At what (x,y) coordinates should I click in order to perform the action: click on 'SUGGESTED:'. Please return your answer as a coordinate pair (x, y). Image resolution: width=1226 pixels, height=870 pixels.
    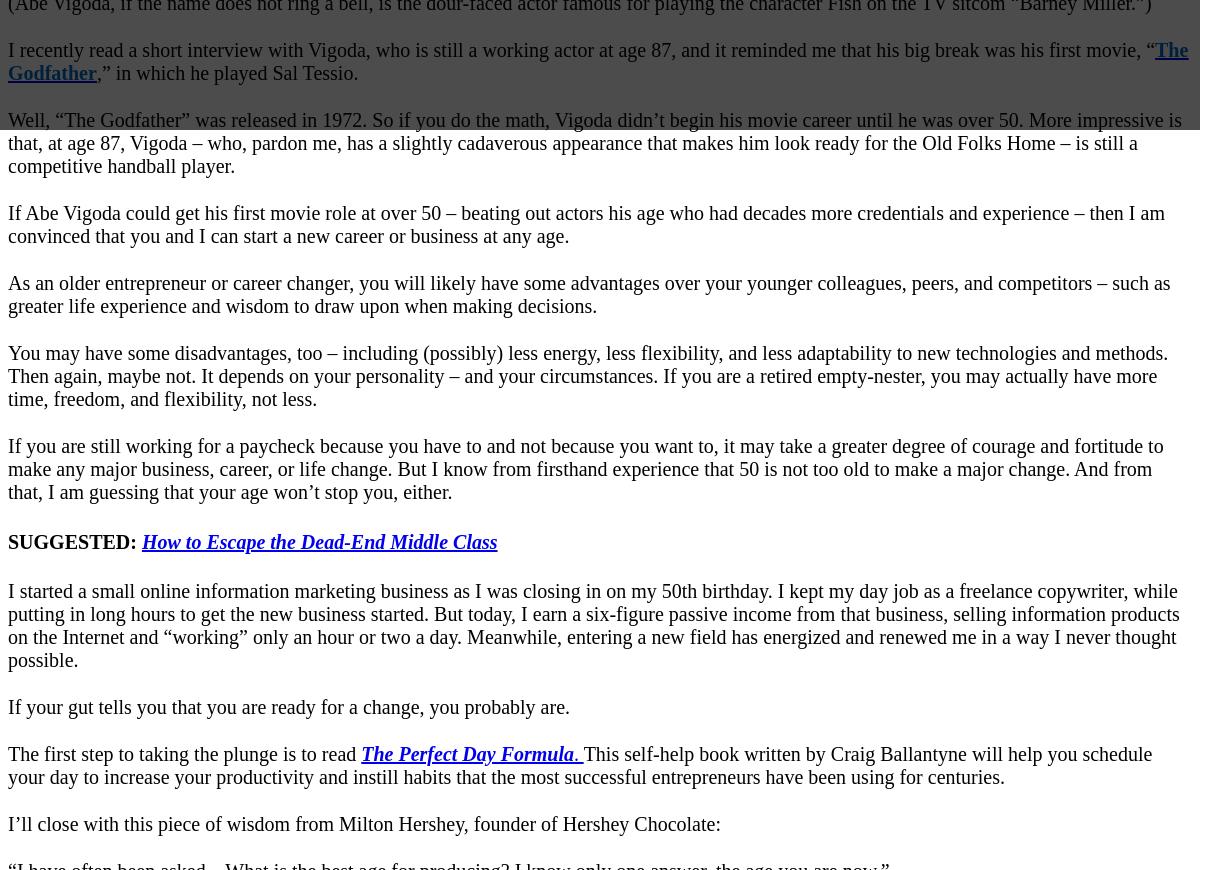
    Looking at the image, I should click on (74, 539).